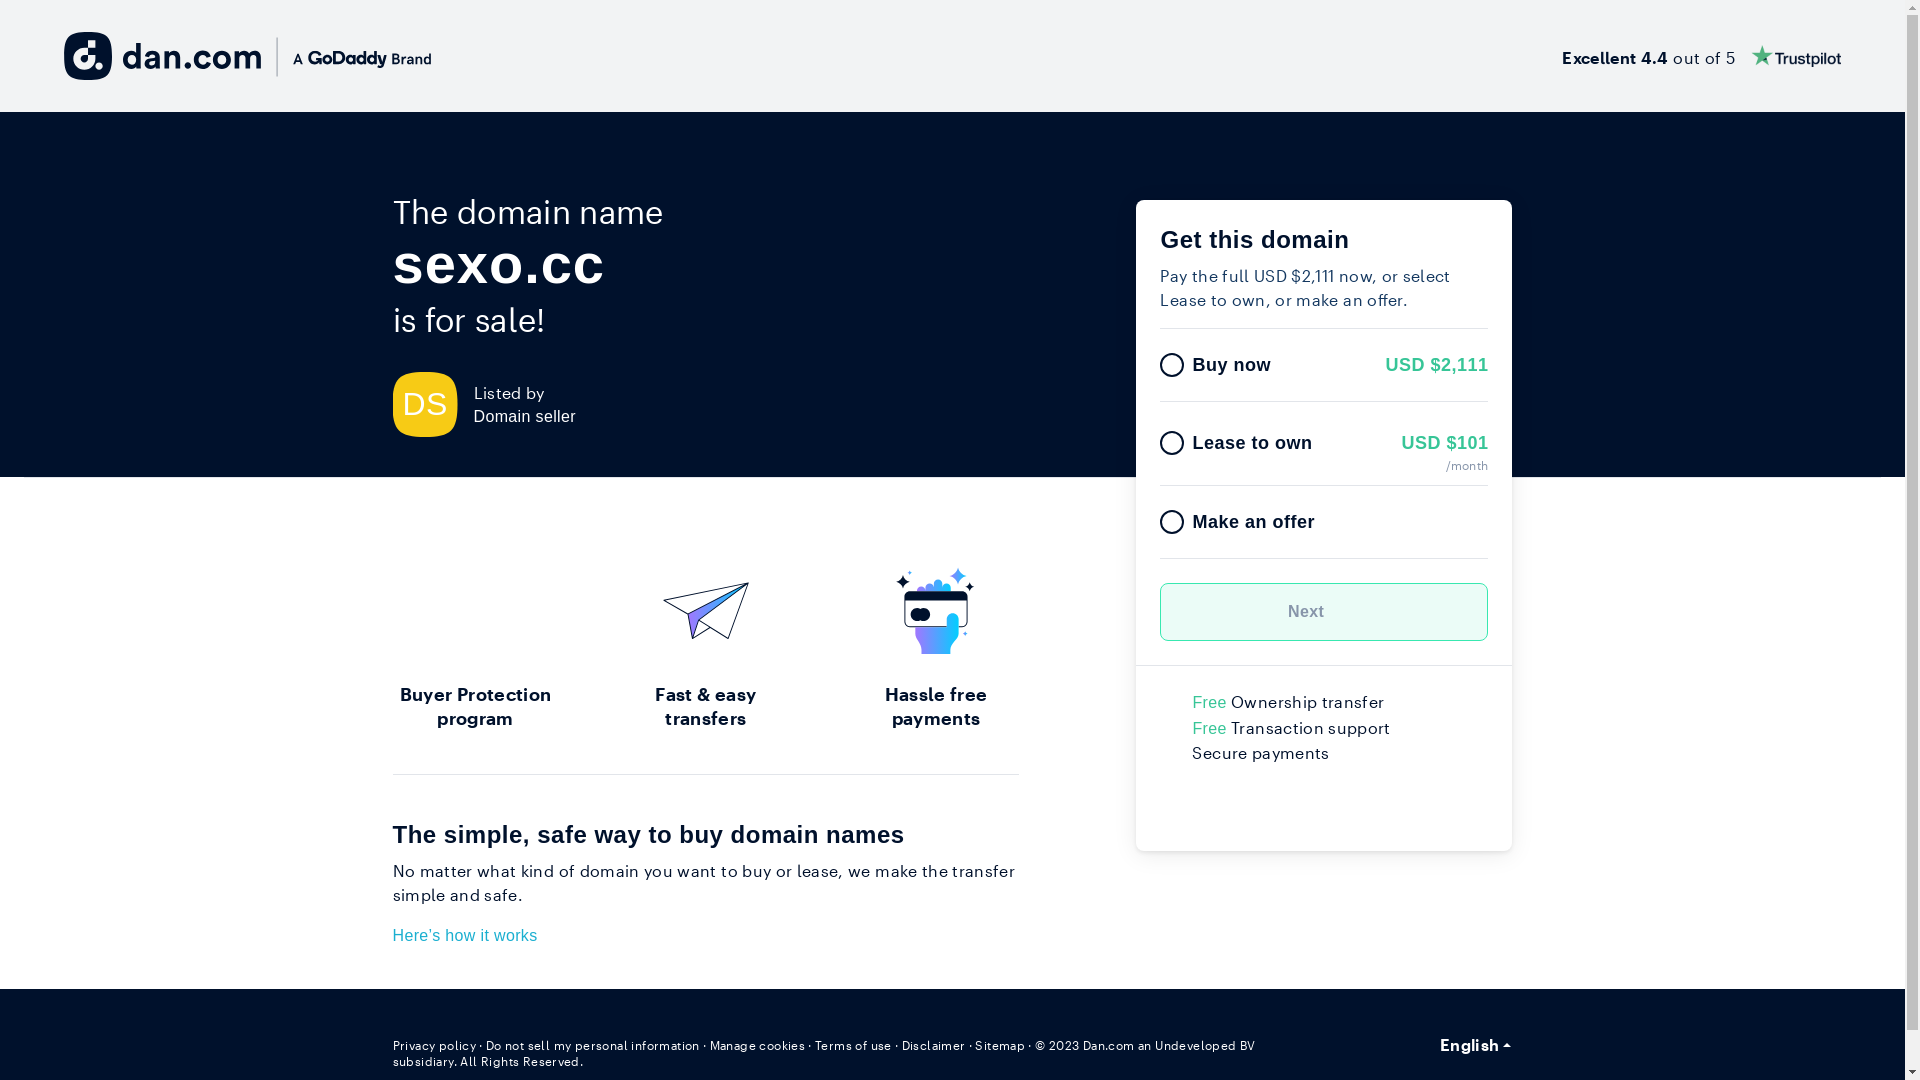 This screenshot has width=1920, height=1080. Describe the element at coordinates (853, 1044) in the screenshot. I see `'Terms of use'` at that location.